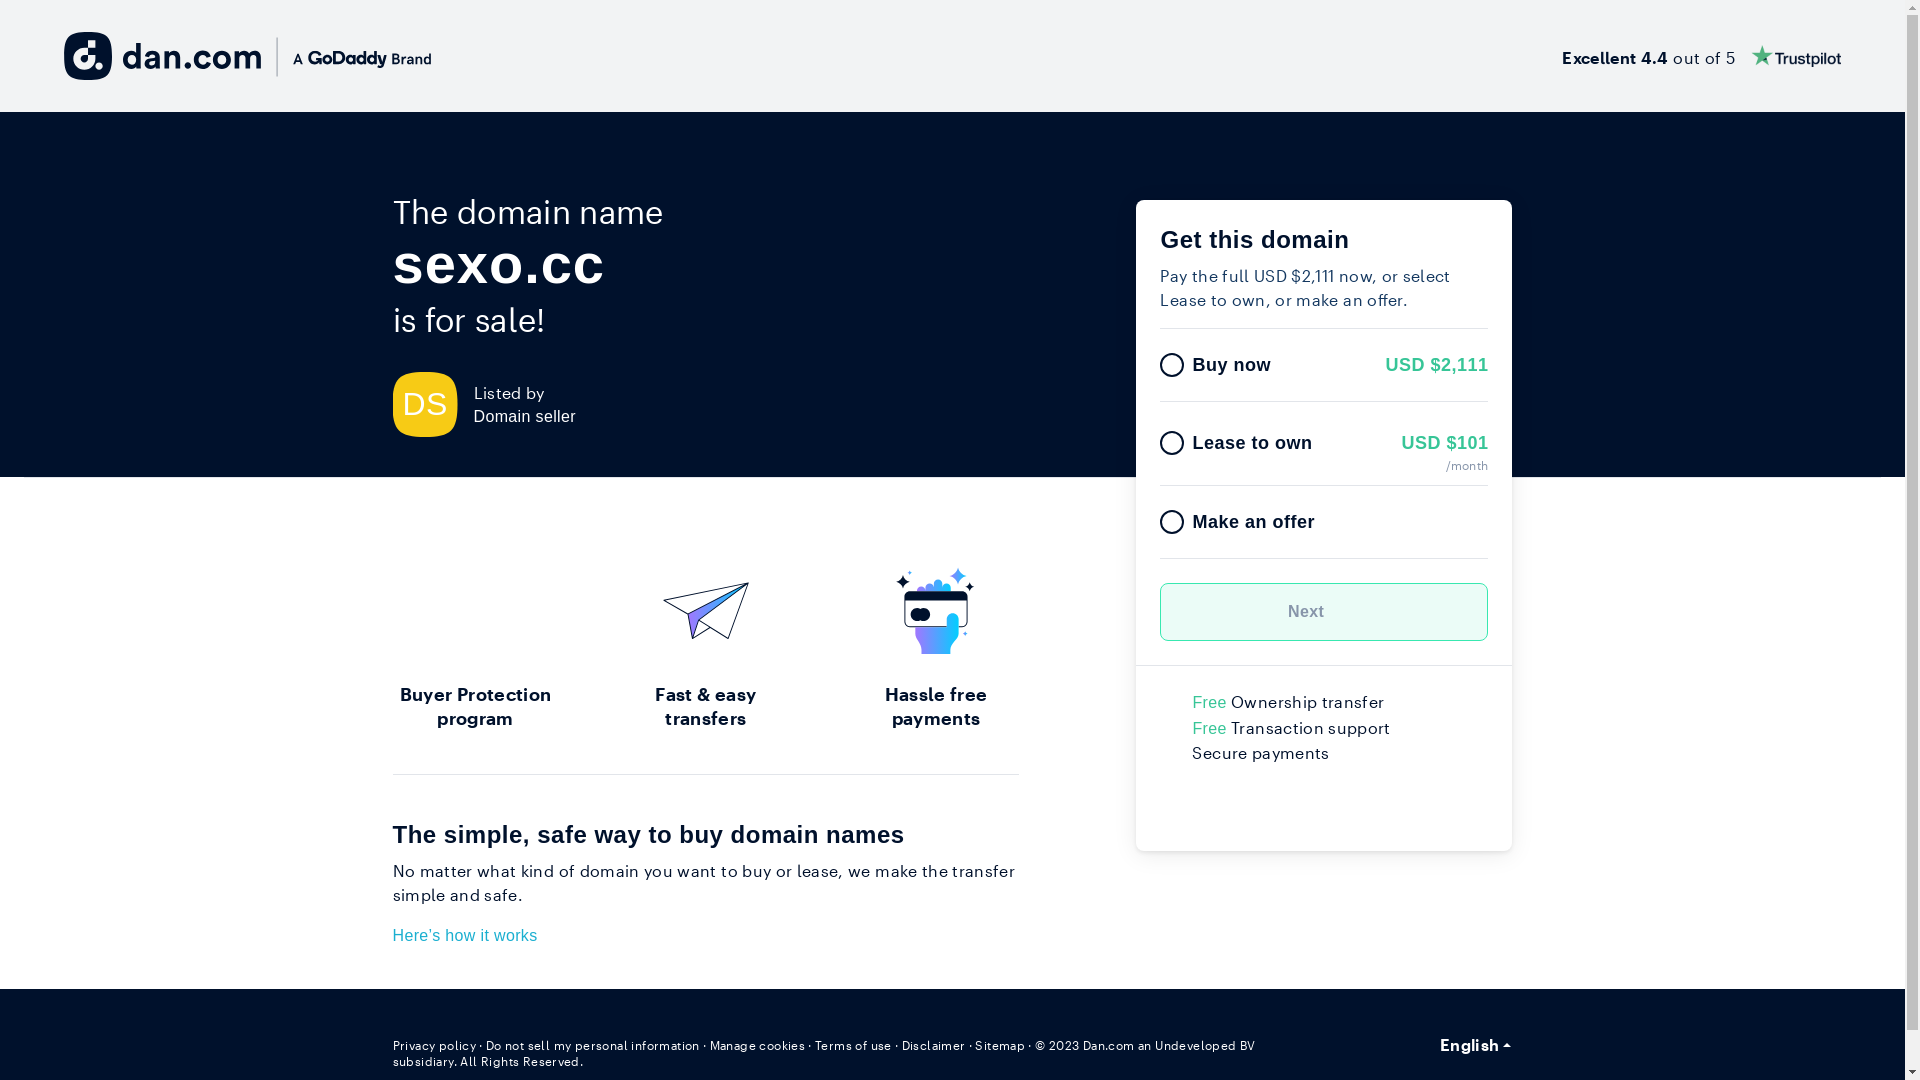 This screenshot has width=1920, height=1080. Describe the element at coordinates (853, 1044) in the screenshot. I see `'Terms of use'` at that location.